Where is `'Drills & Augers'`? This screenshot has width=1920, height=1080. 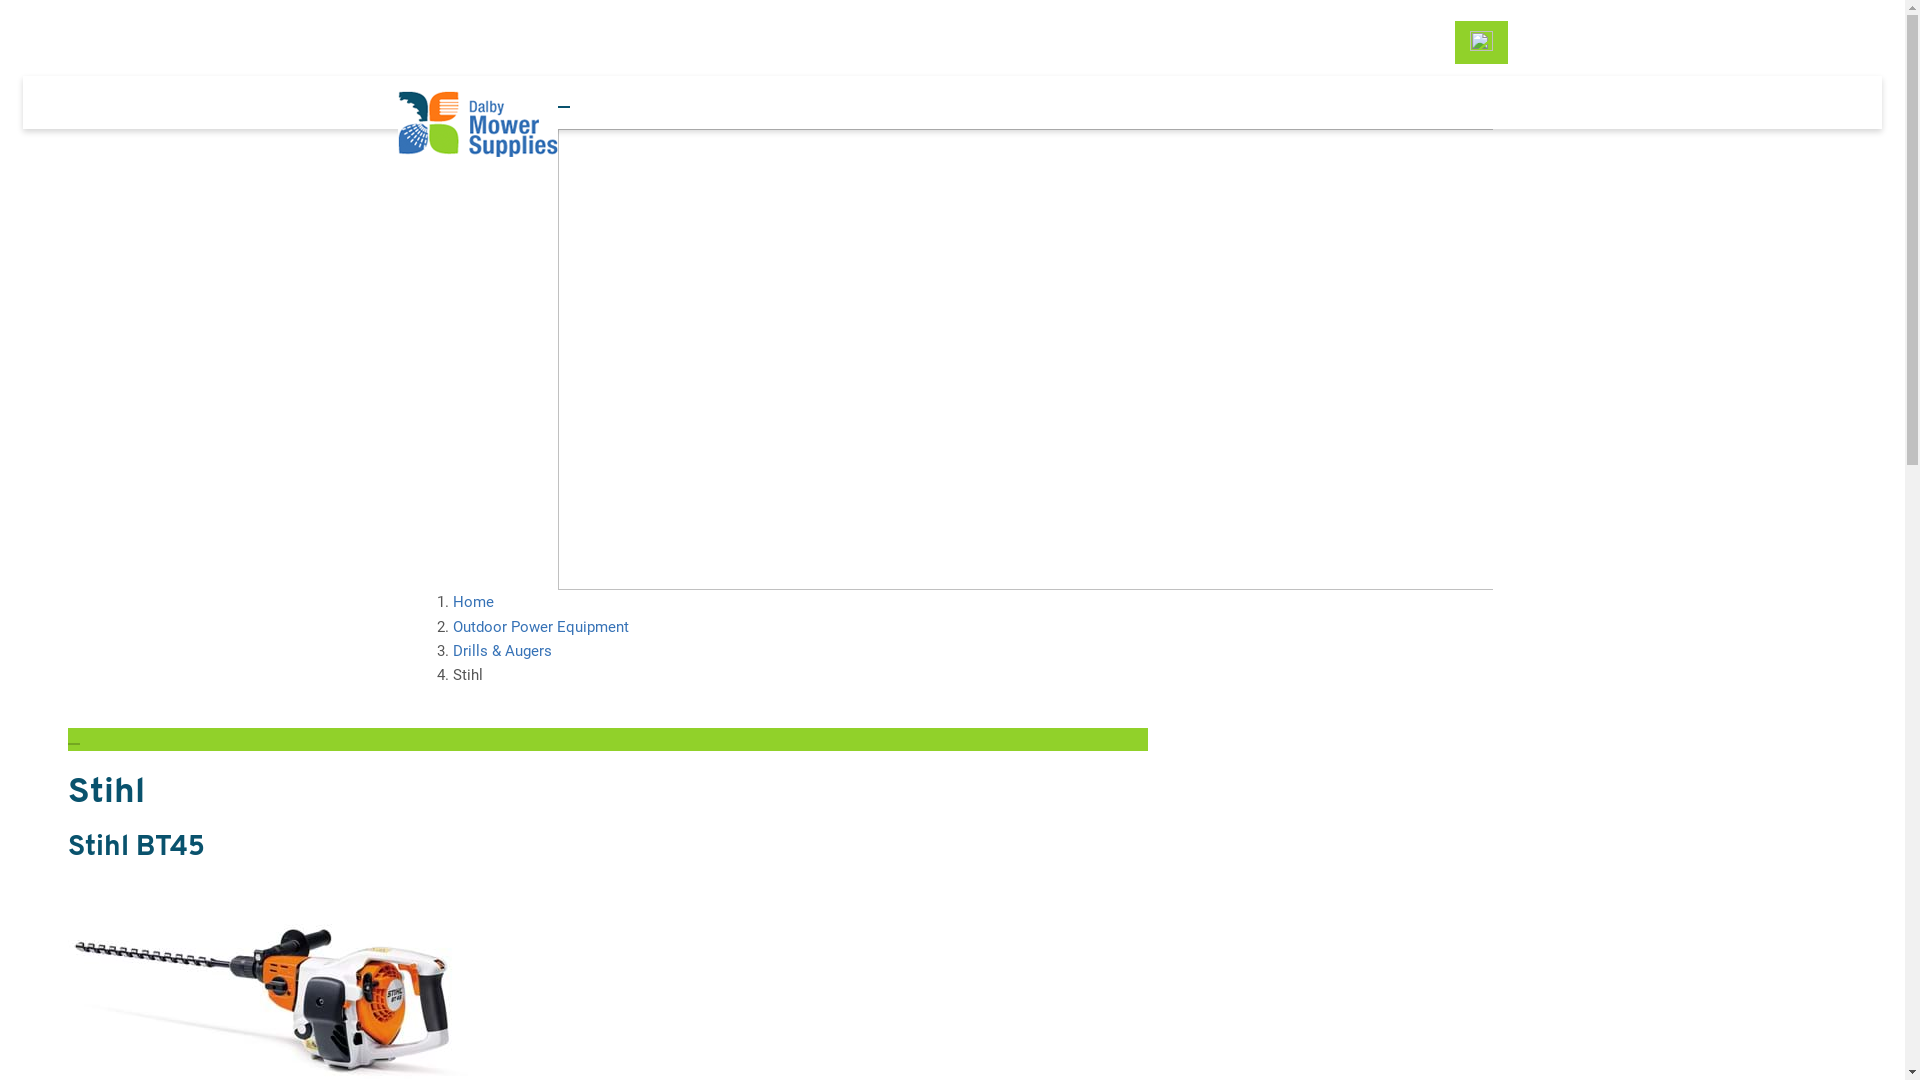
'Drills & Augers' is located at coordinates (501, 651).